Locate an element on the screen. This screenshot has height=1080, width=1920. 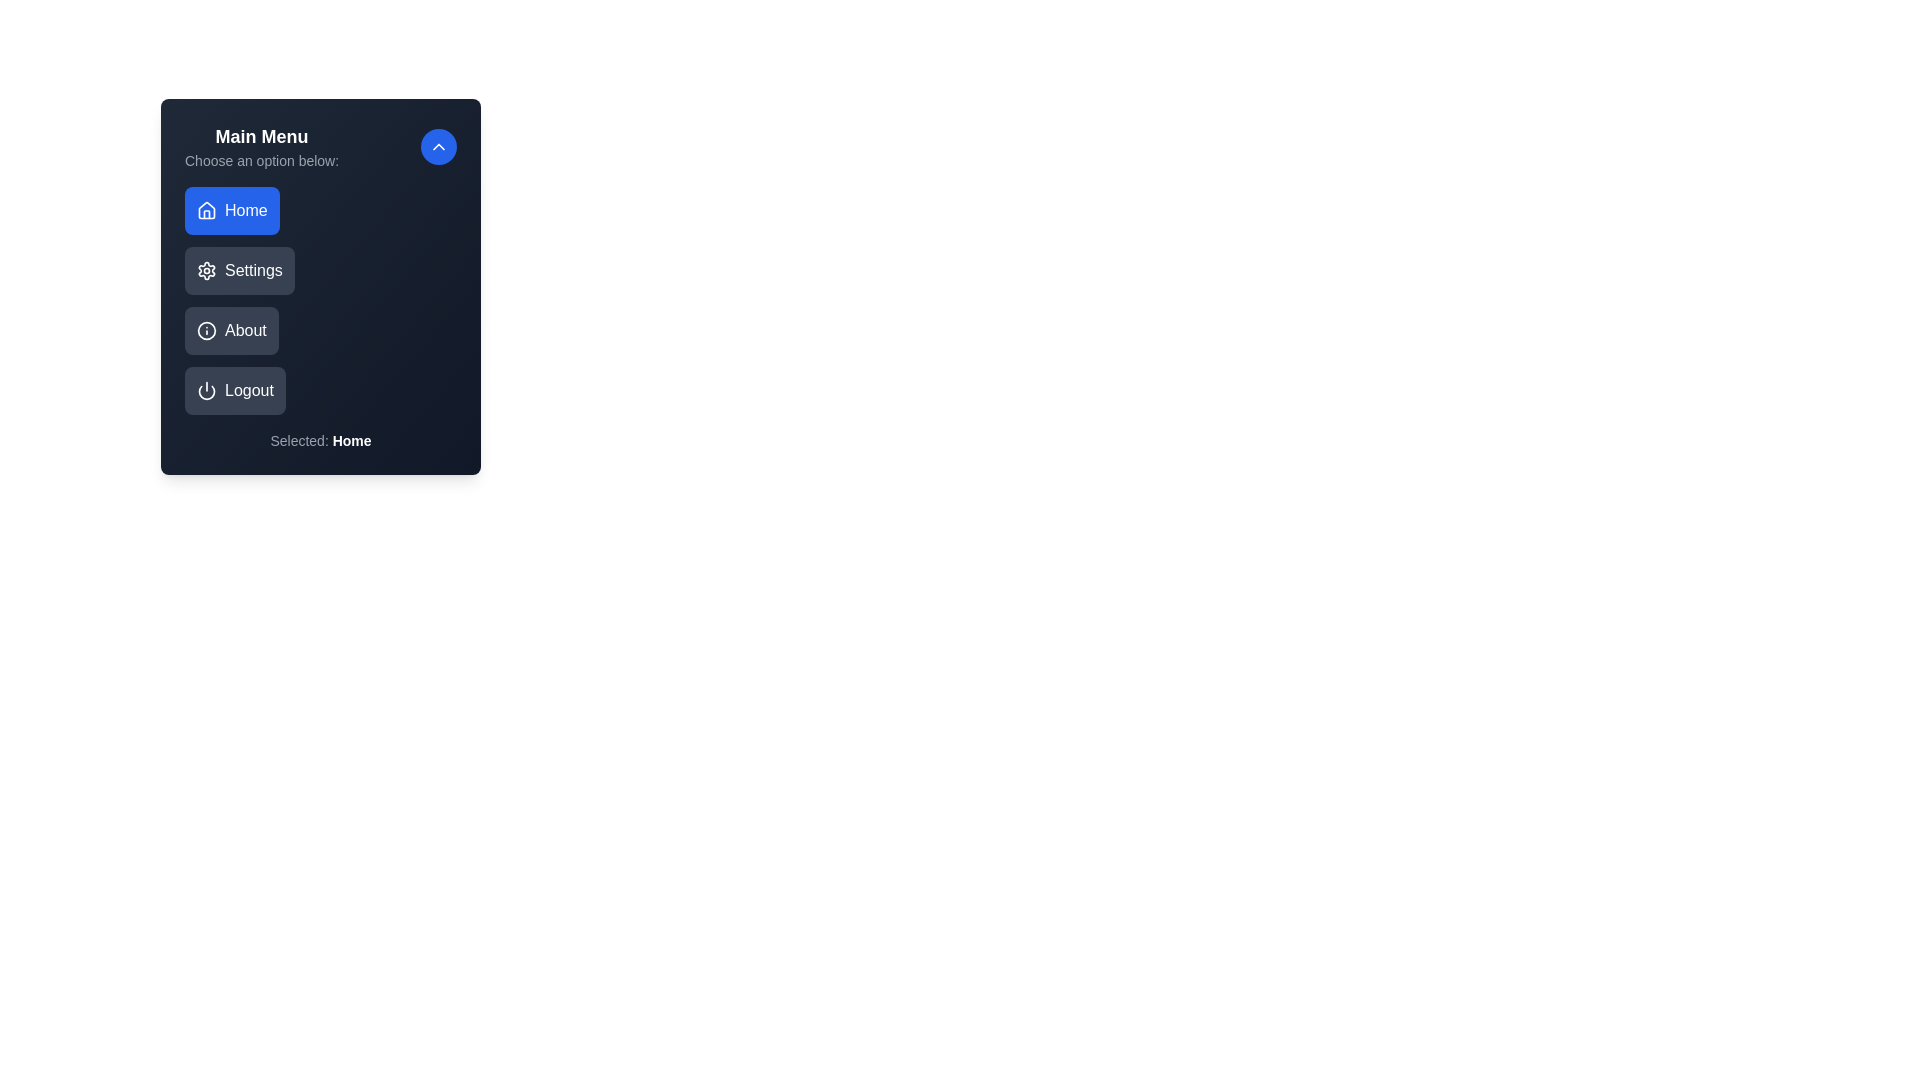
the 'About' button in the vertical menu is located at coordinates (231, 330).